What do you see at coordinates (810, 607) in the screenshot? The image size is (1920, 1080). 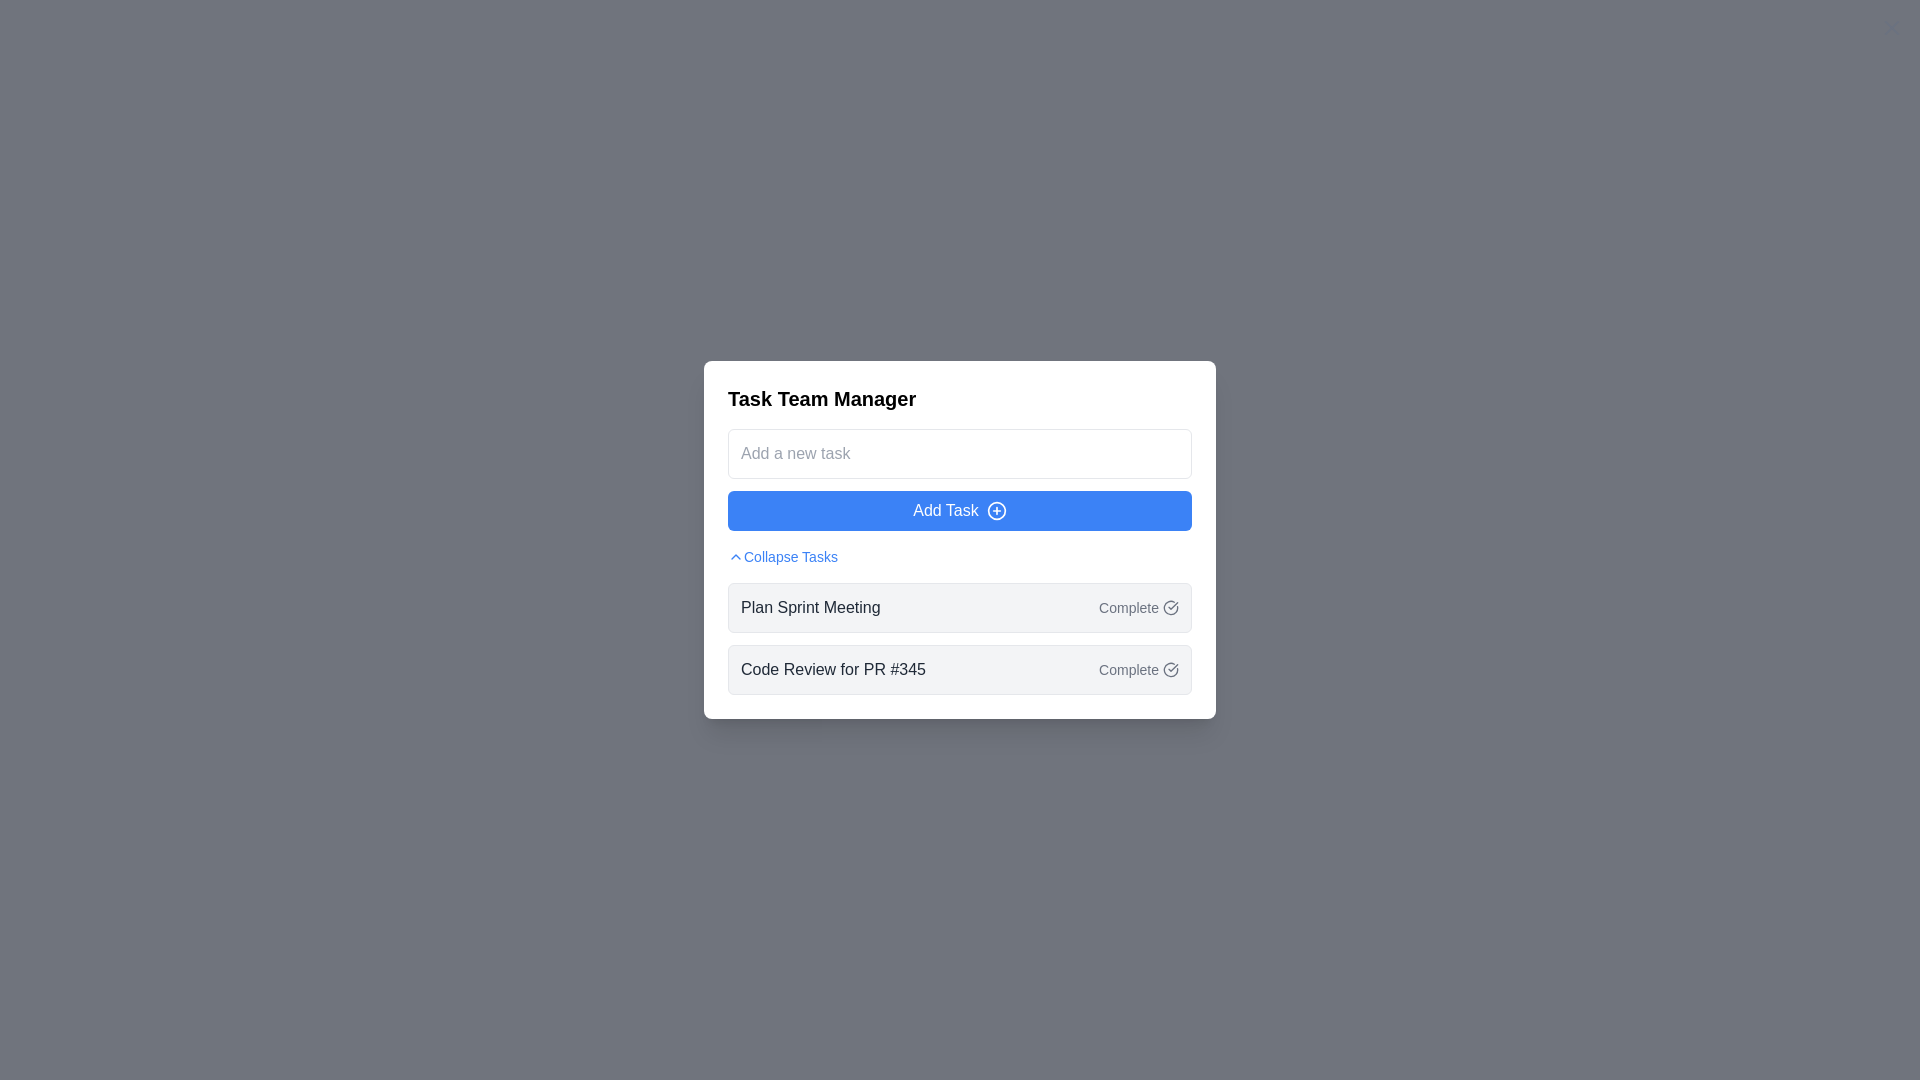 I see `text label that says 'Plan Sprint Meeting', which is styled in a dark gray font and is the leftmost component of the first task item under the 'Collapse Tasks' section` at bounding box center [810, 607].